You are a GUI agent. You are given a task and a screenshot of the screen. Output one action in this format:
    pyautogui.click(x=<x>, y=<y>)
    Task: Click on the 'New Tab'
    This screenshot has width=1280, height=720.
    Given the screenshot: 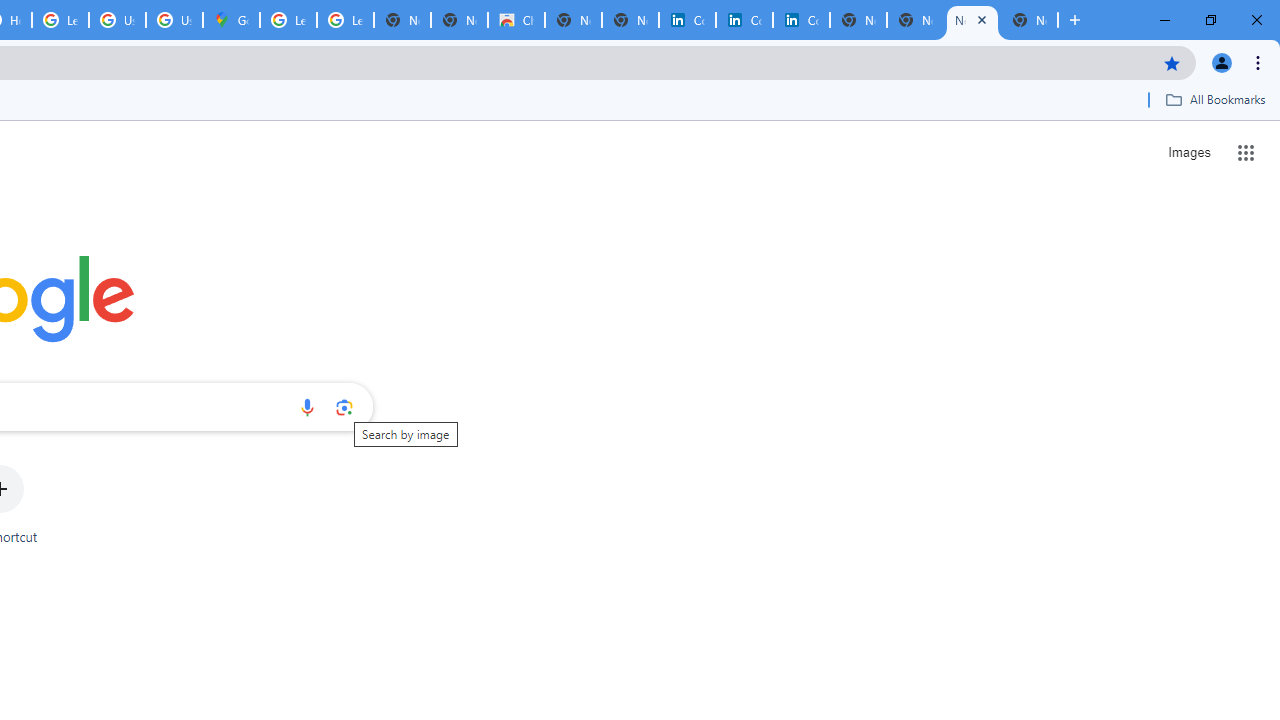 What is the action you would take?
    pyautogui.click(x=1029, y=20)
    